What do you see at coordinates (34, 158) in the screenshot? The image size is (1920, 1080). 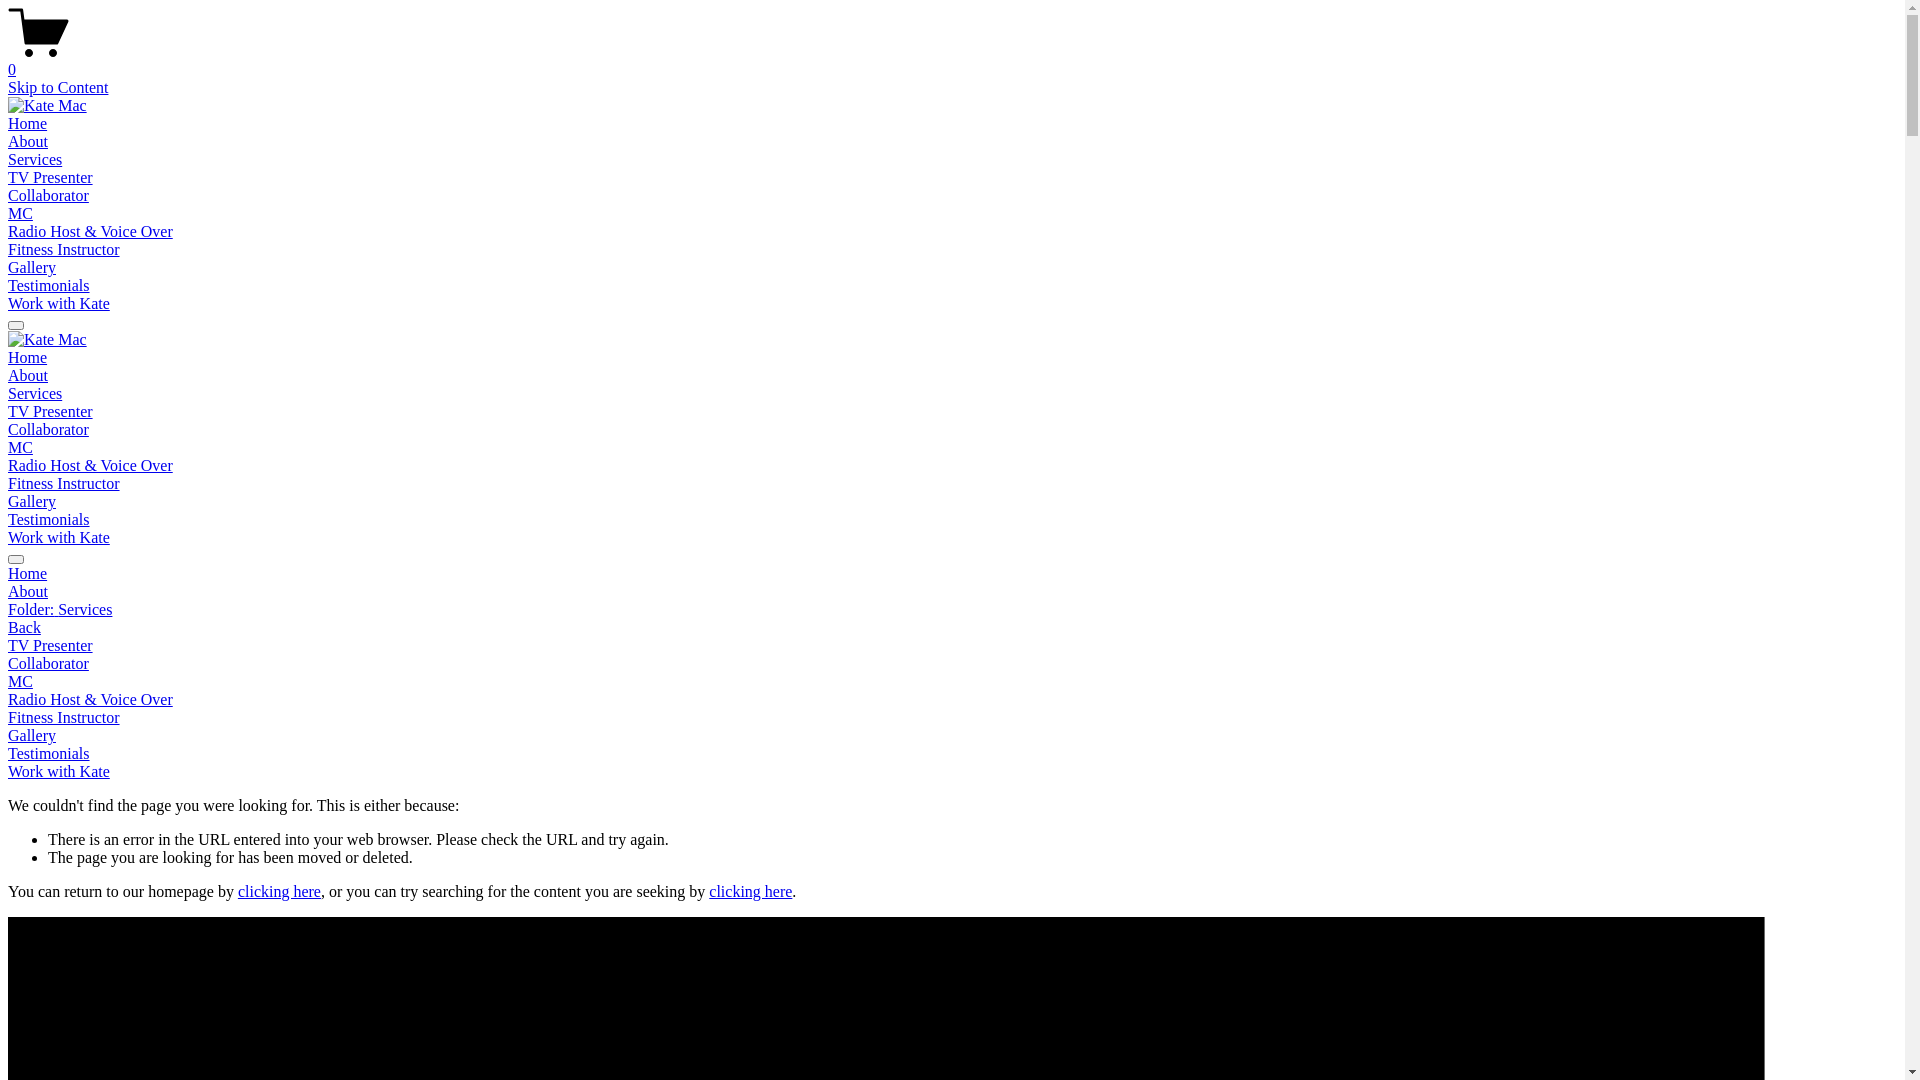 I see `'Services'` at bounding box center [34, 158].